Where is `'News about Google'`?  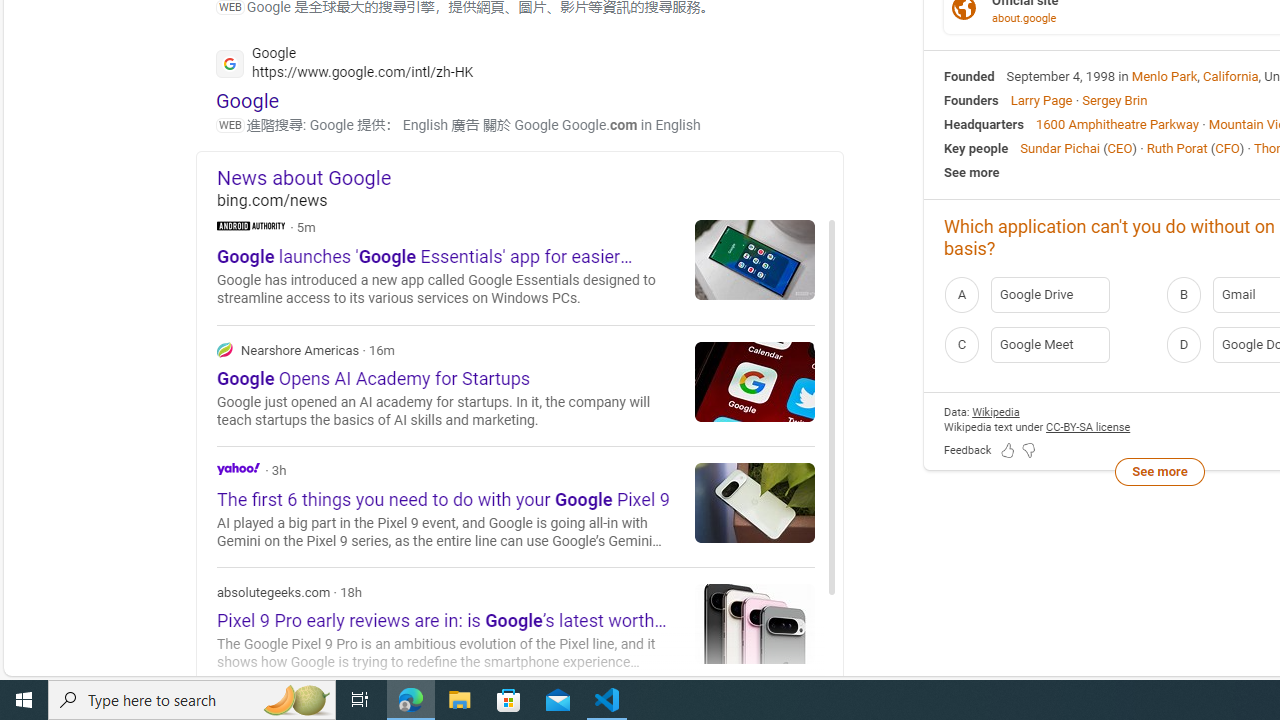 'News about Google' is located at coordinates (530, 176).